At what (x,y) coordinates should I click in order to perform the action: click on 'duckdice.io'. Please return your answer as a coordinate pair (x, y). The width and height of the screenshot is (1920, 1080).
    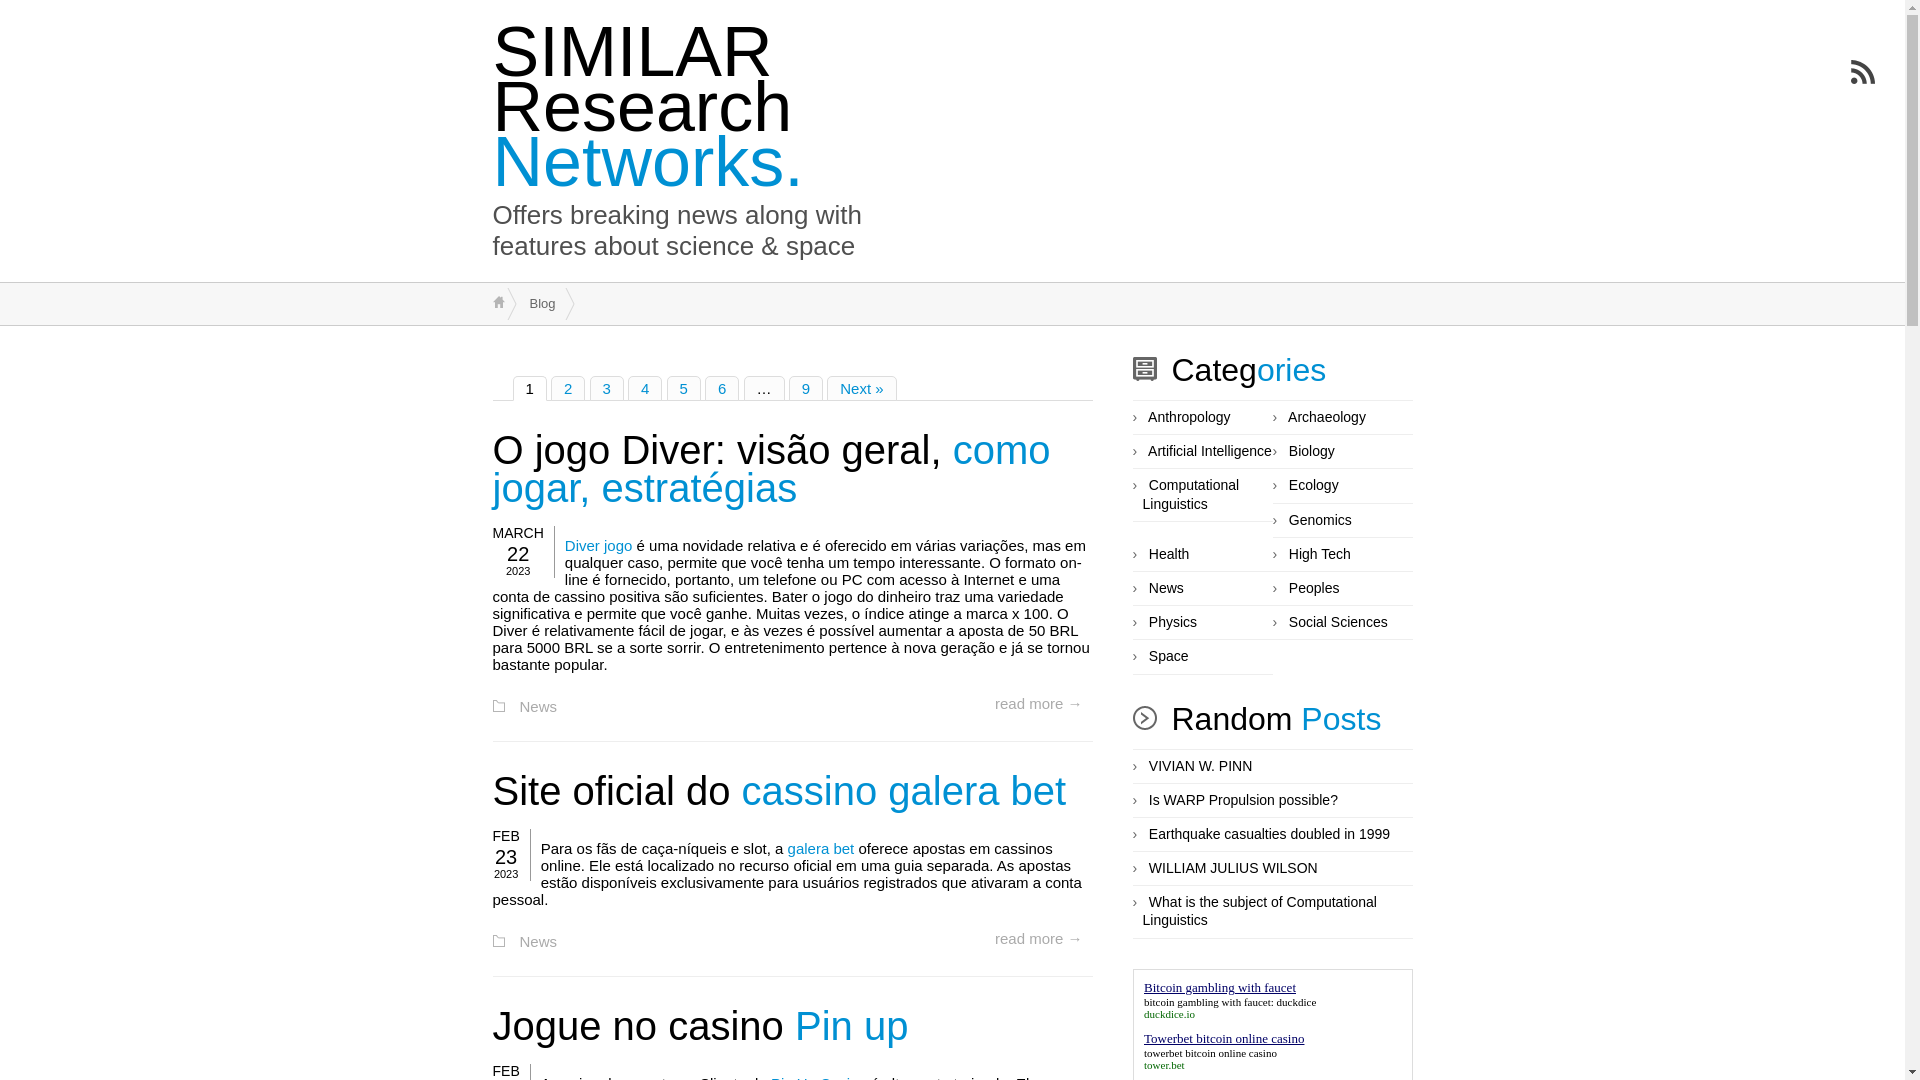
    Looking at the image, I should click on (1169, 1014).